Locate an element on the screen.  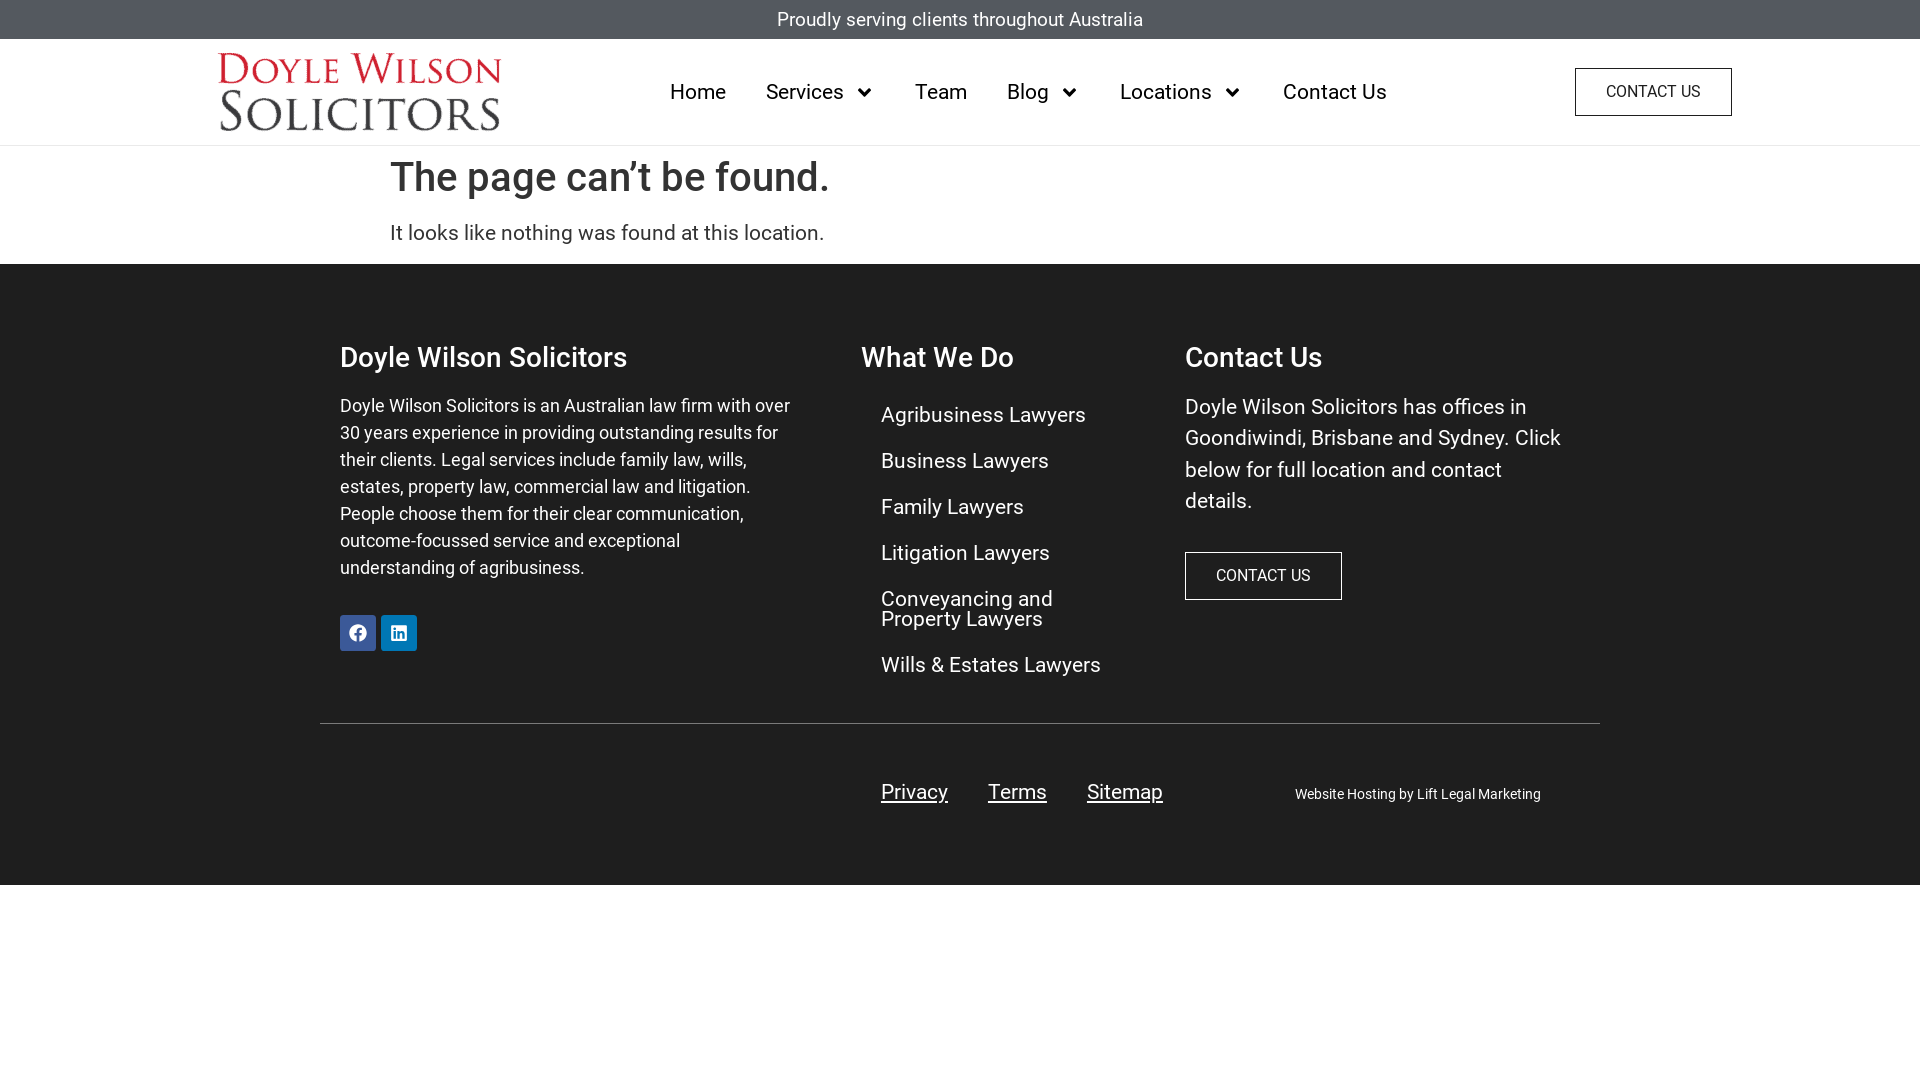
'Locations' is located at coordinates (1181, 91).